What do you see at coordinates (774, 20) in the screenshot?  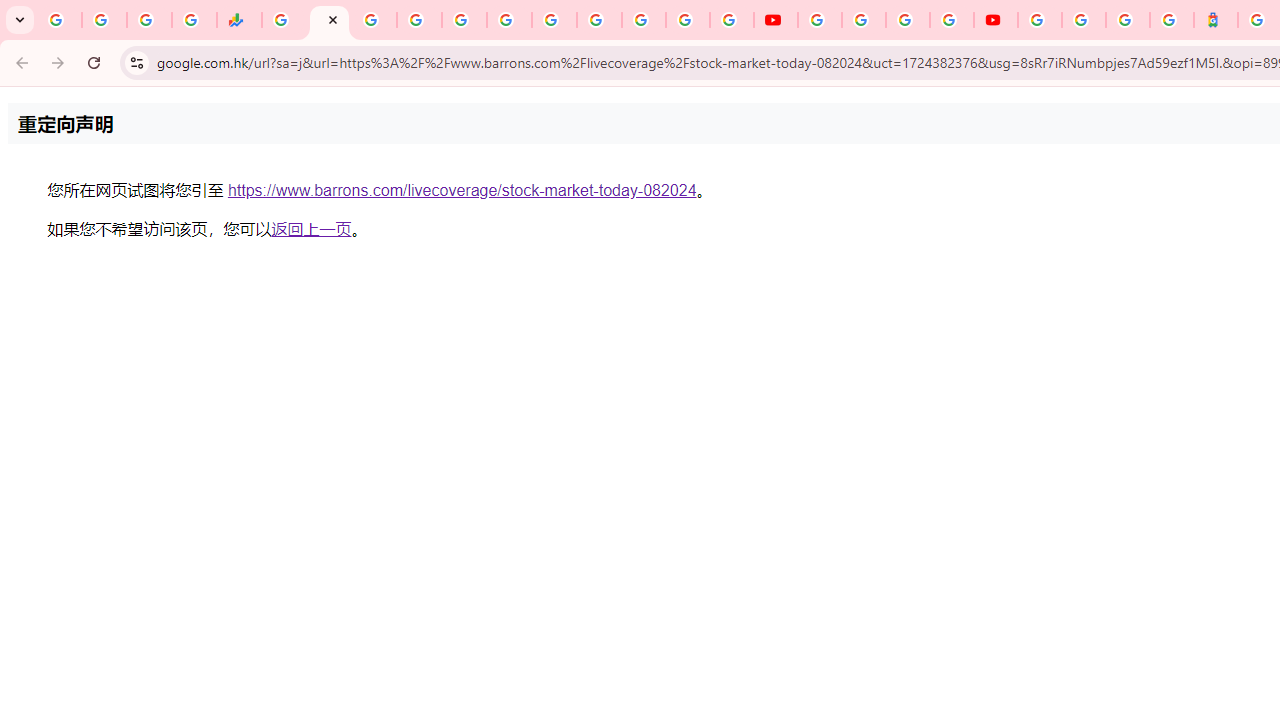 I see `'YouTube'` at bounding box center [774, 20].